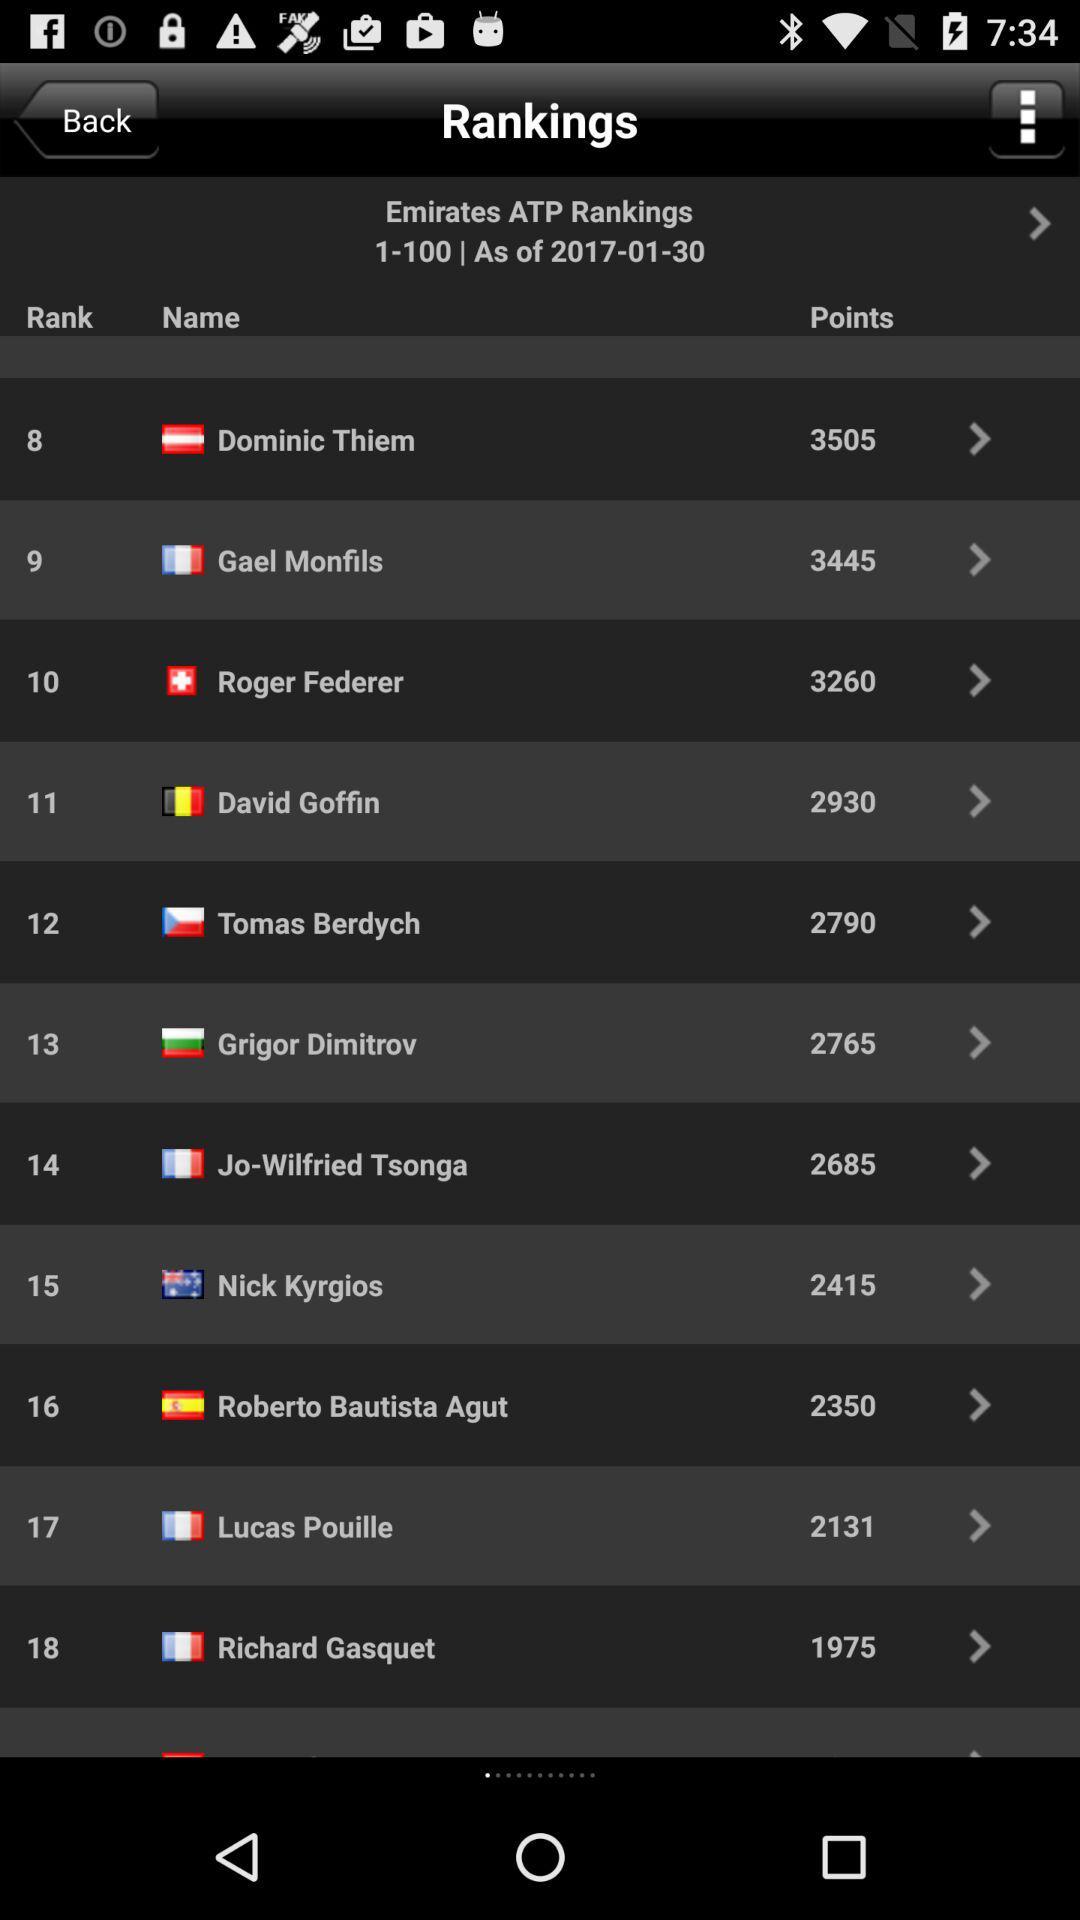  I want to click on app below name item, so click(287, 337).